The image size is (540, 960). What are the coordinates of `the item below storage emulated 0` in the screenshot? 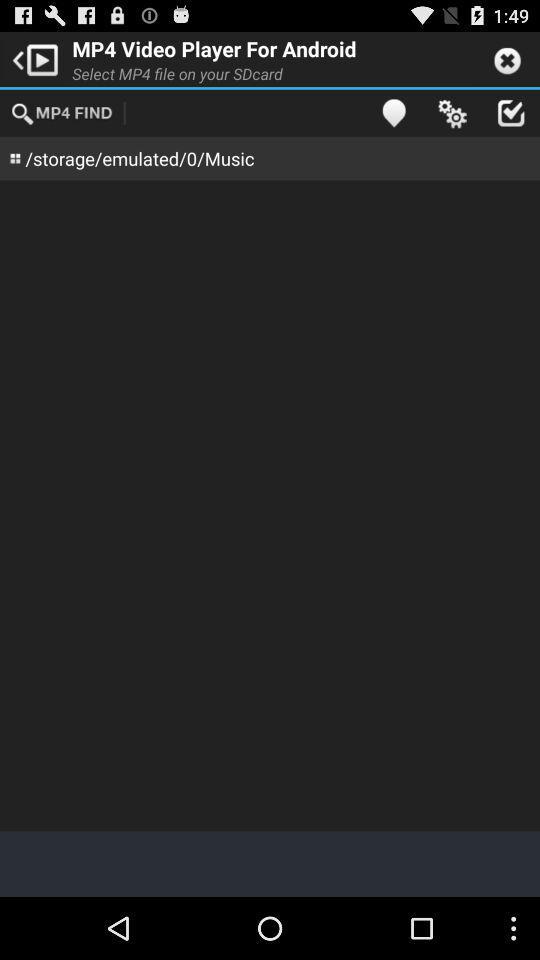 It's located at (270, 504).